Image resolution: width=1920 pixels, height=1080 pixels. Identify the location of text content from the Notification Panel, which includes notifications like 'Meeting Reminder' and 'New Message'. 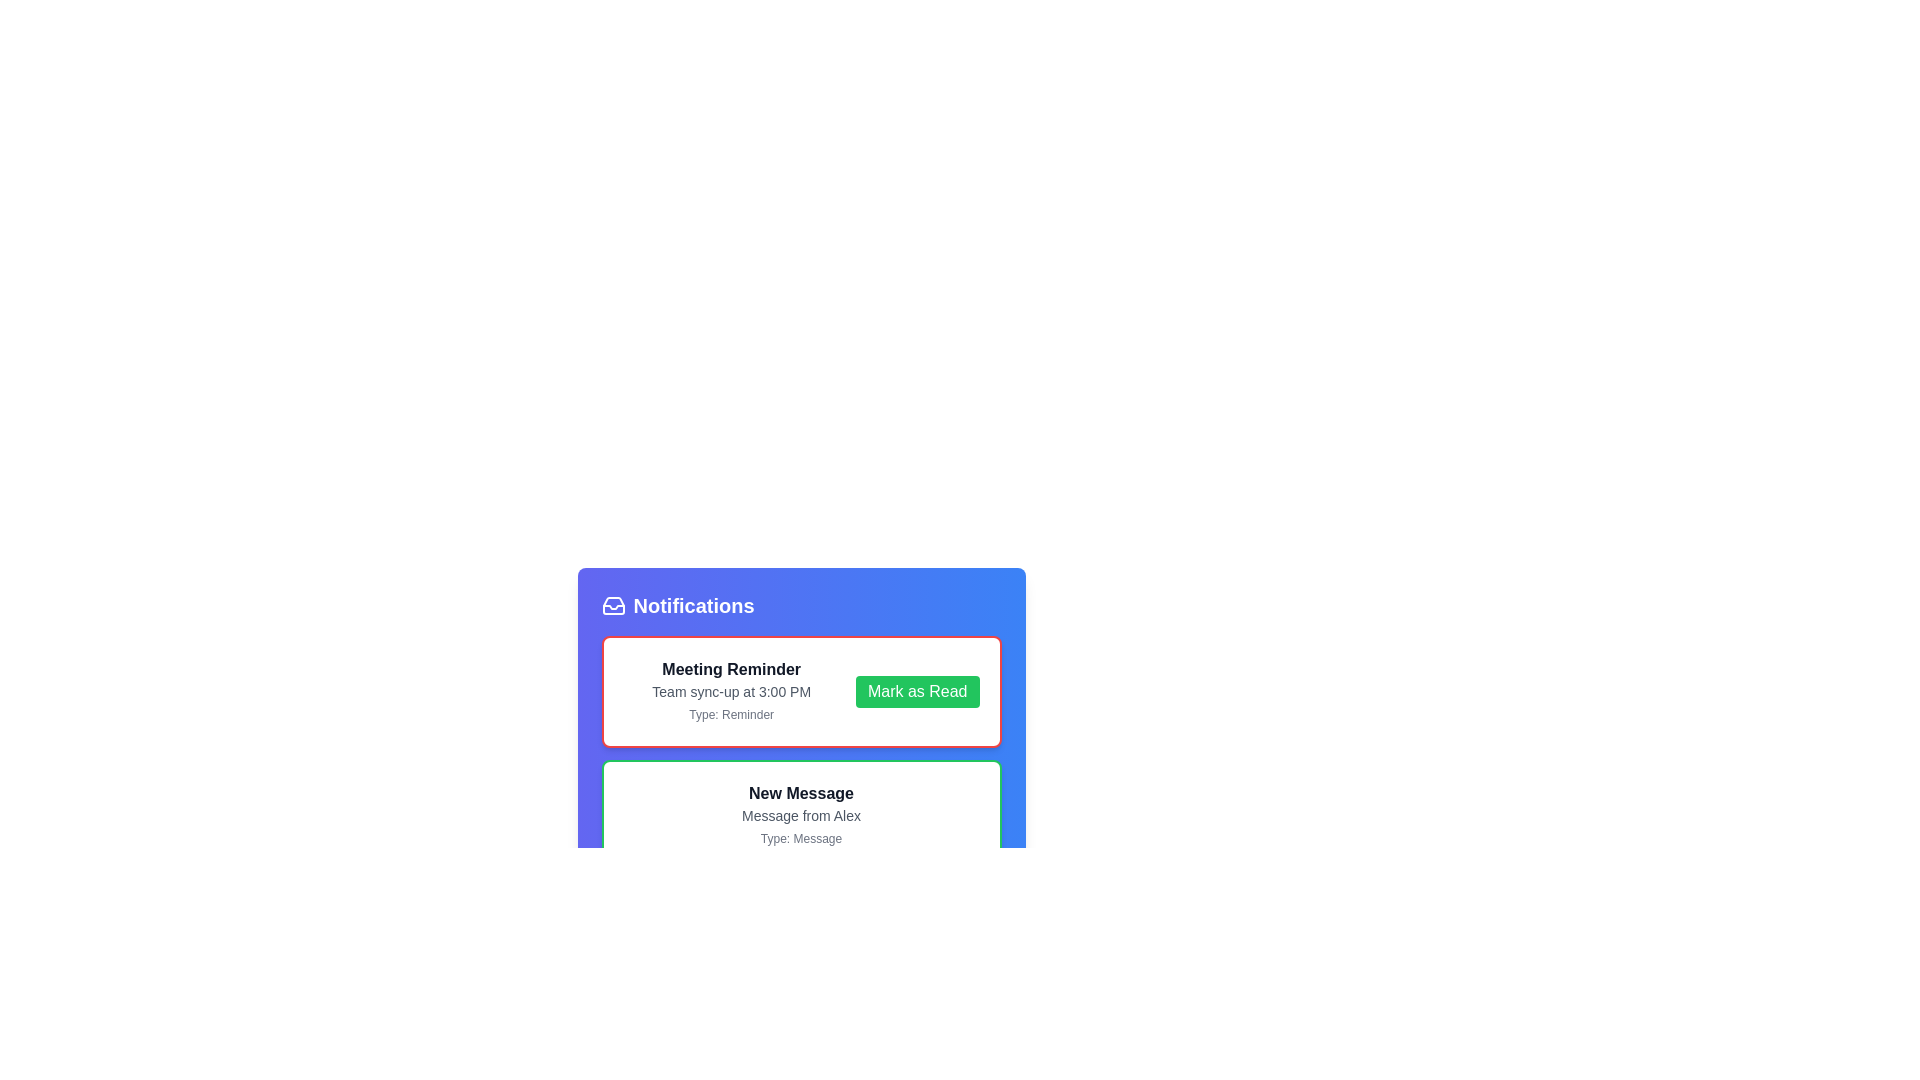
(801, 759).